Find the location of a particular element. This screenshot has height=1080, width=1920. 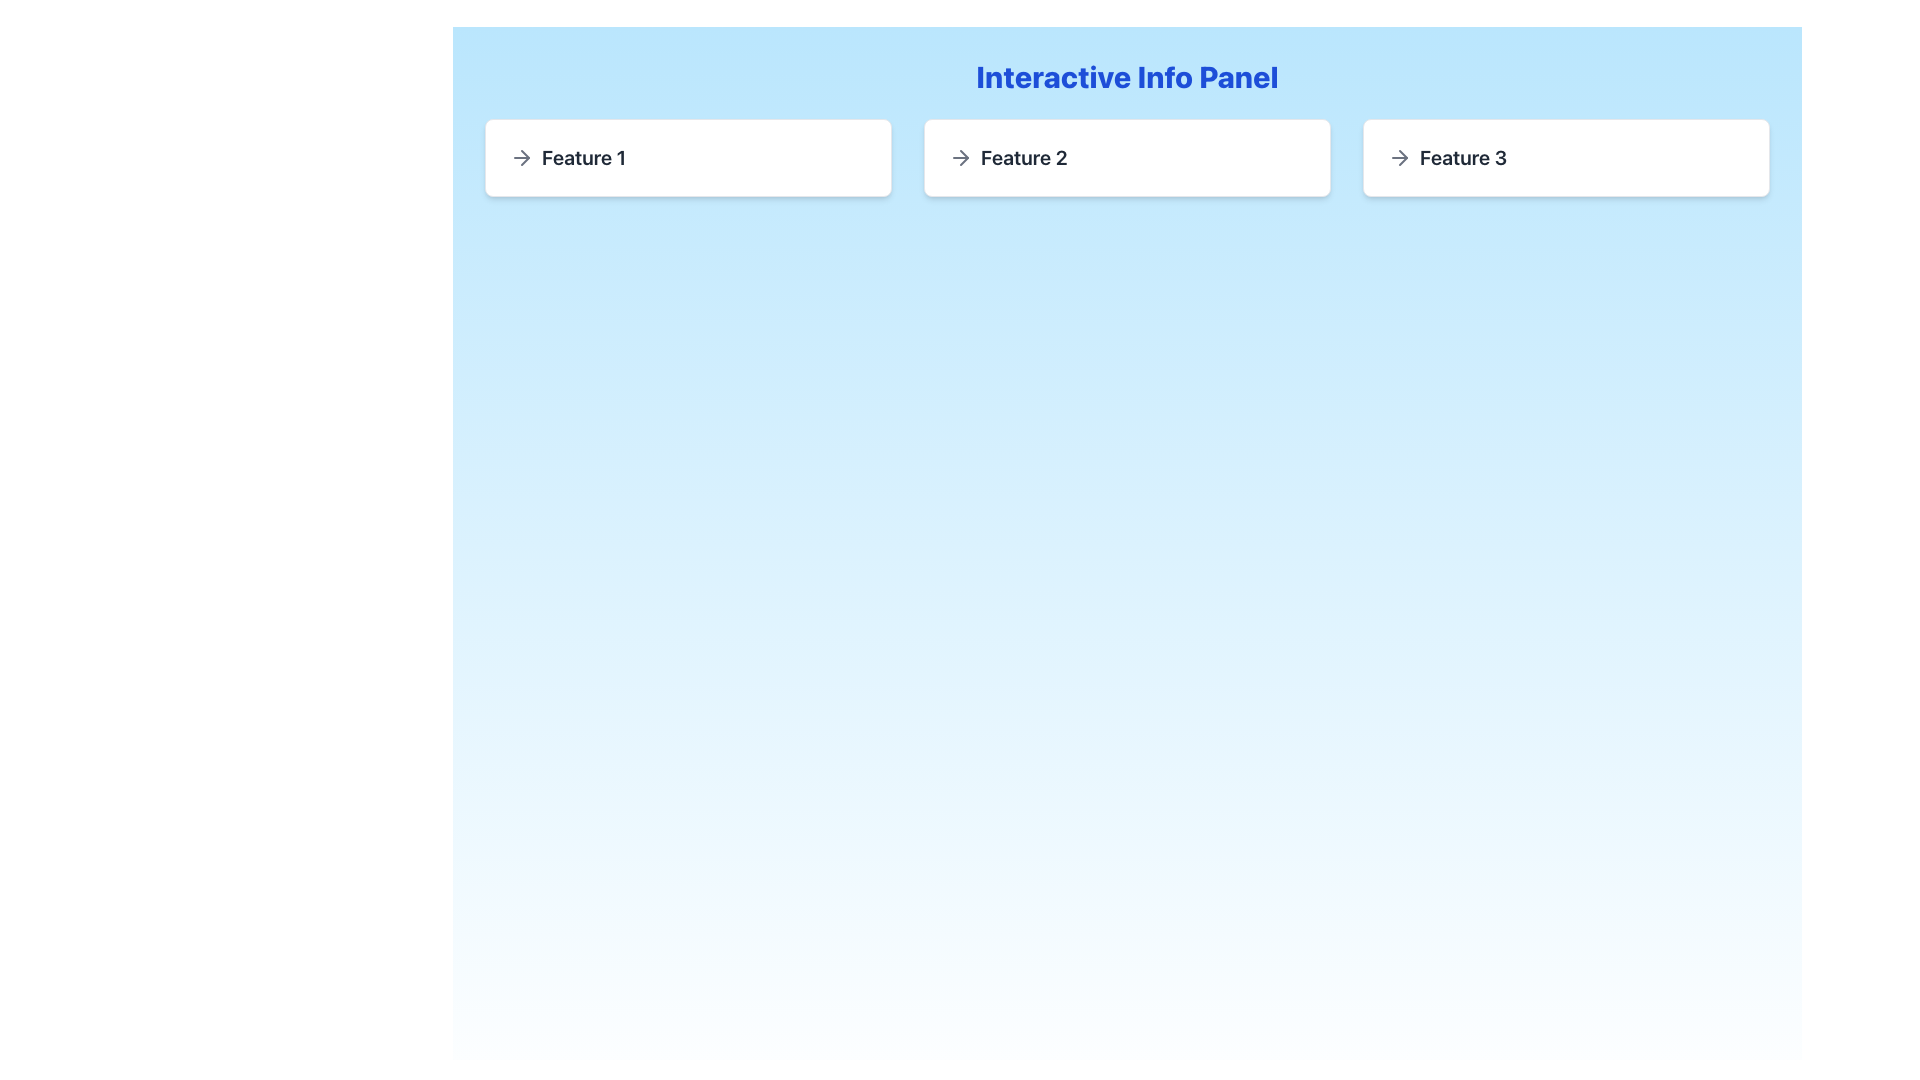

the alignment of the arrow icon positioned to the left of the text 'Feature 2' in the grid-based layout interface is located at coordinates (960, 157).